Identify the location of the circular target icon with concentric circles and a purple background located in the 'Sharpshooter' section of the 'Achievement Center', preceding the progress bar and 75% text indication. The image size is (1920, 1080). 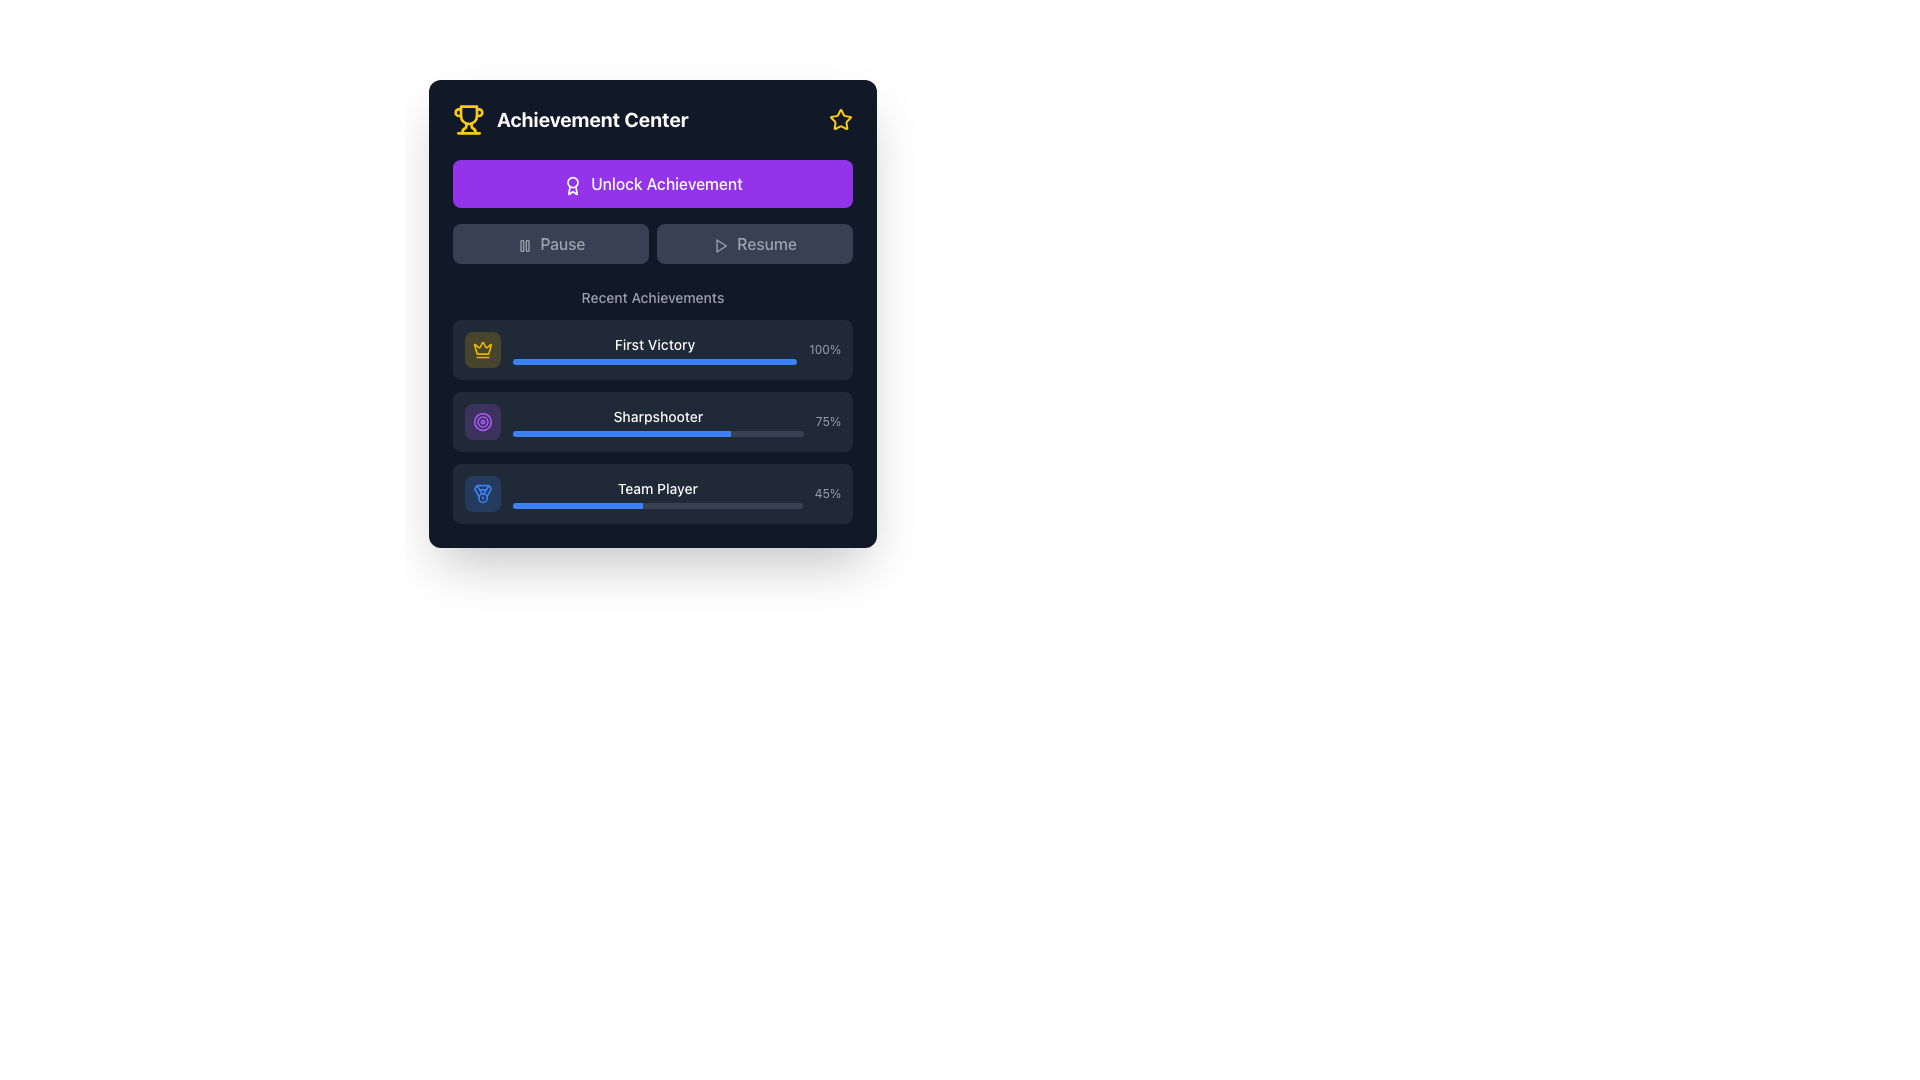
(483, 420).